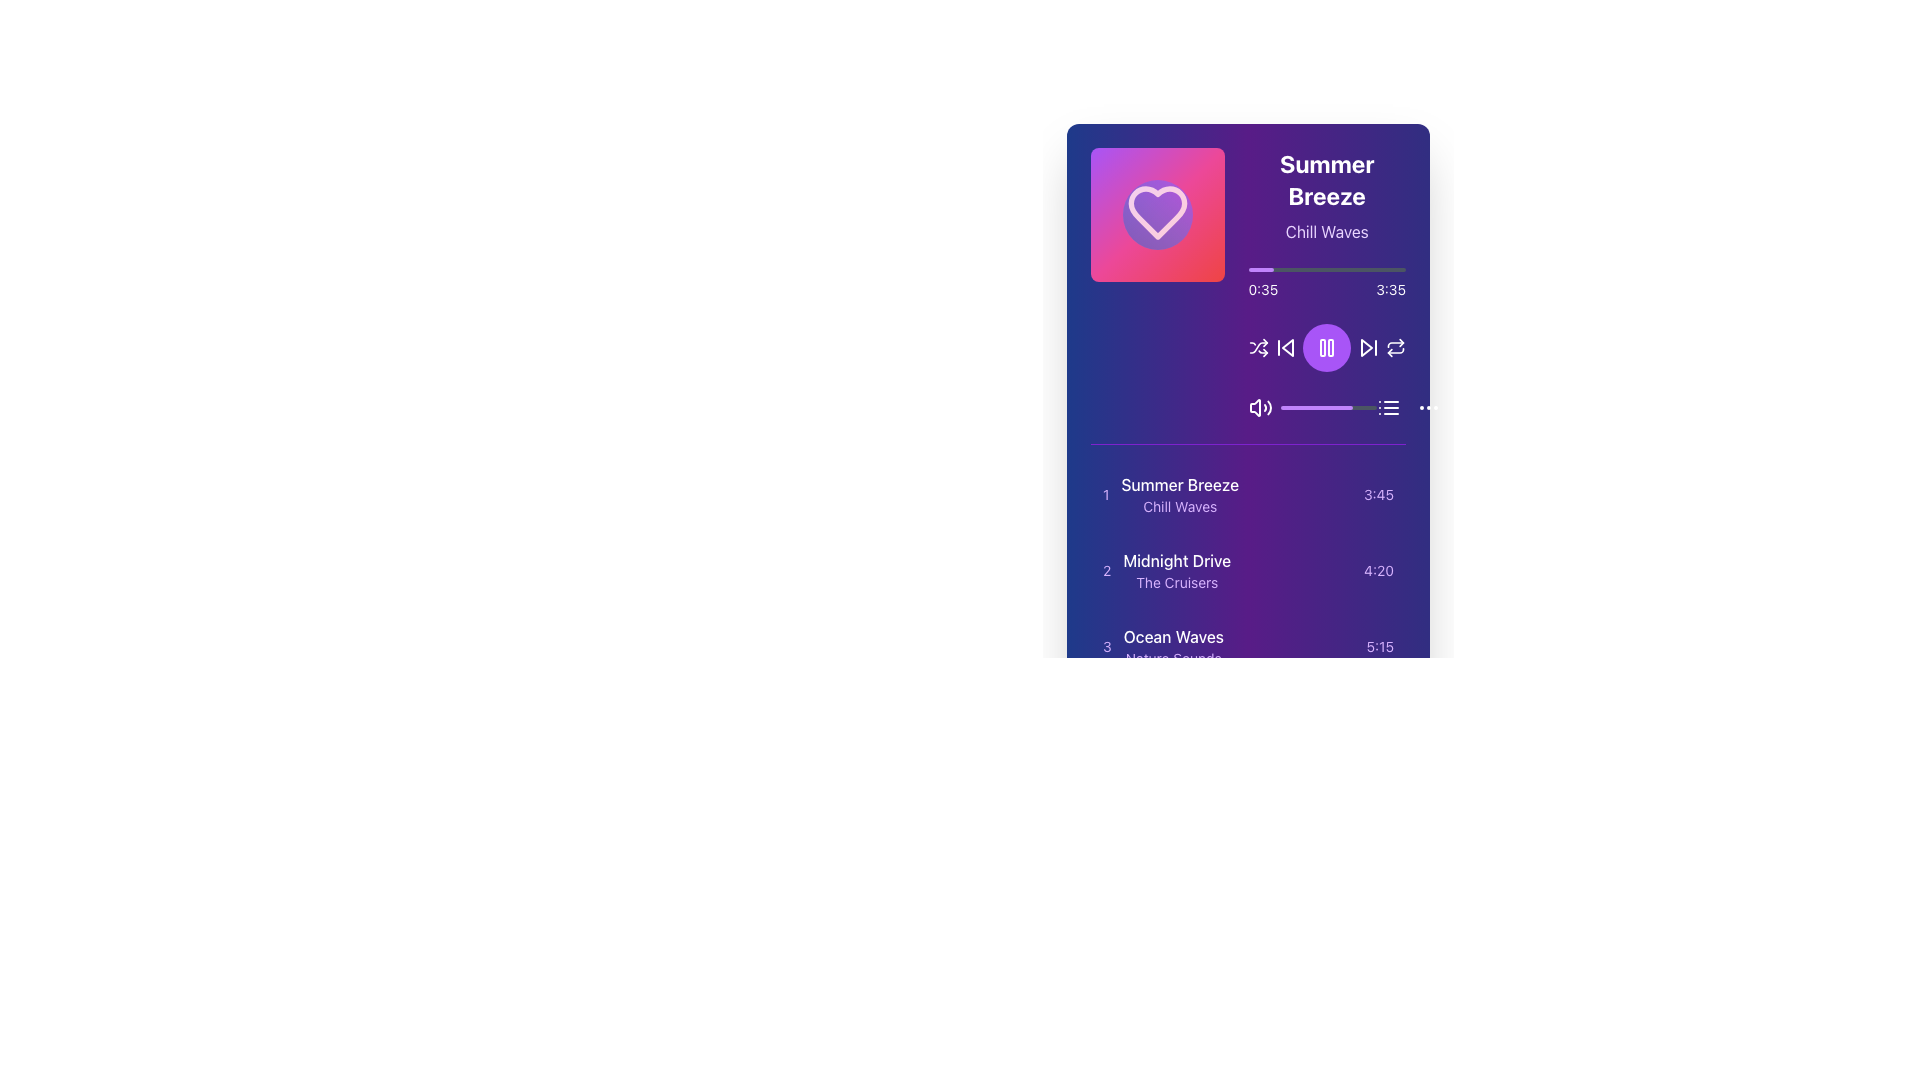  I want to click on the static text label that indicates the current progress time of the media being played, positioned to the left of the '3:35' sibling element, so click(1262, 289).